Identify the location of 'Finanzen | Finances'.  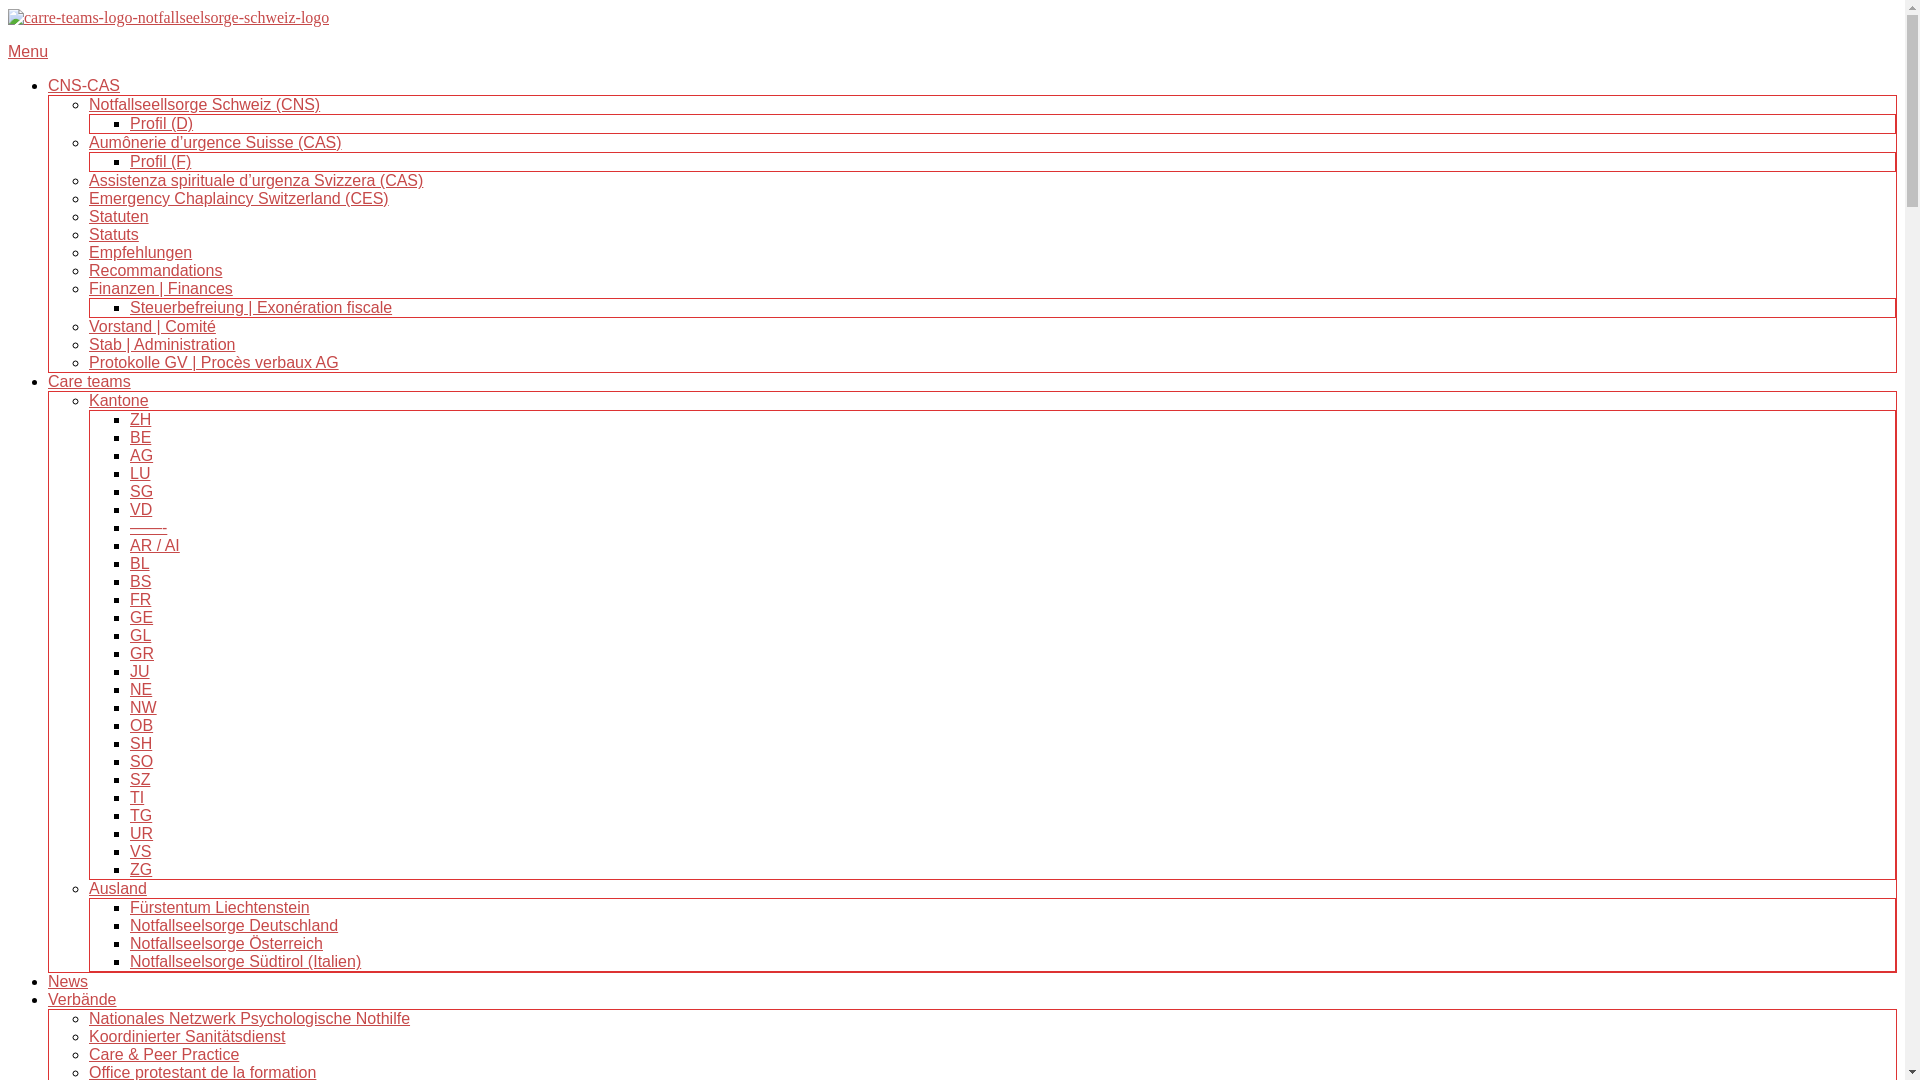
(161, 288).